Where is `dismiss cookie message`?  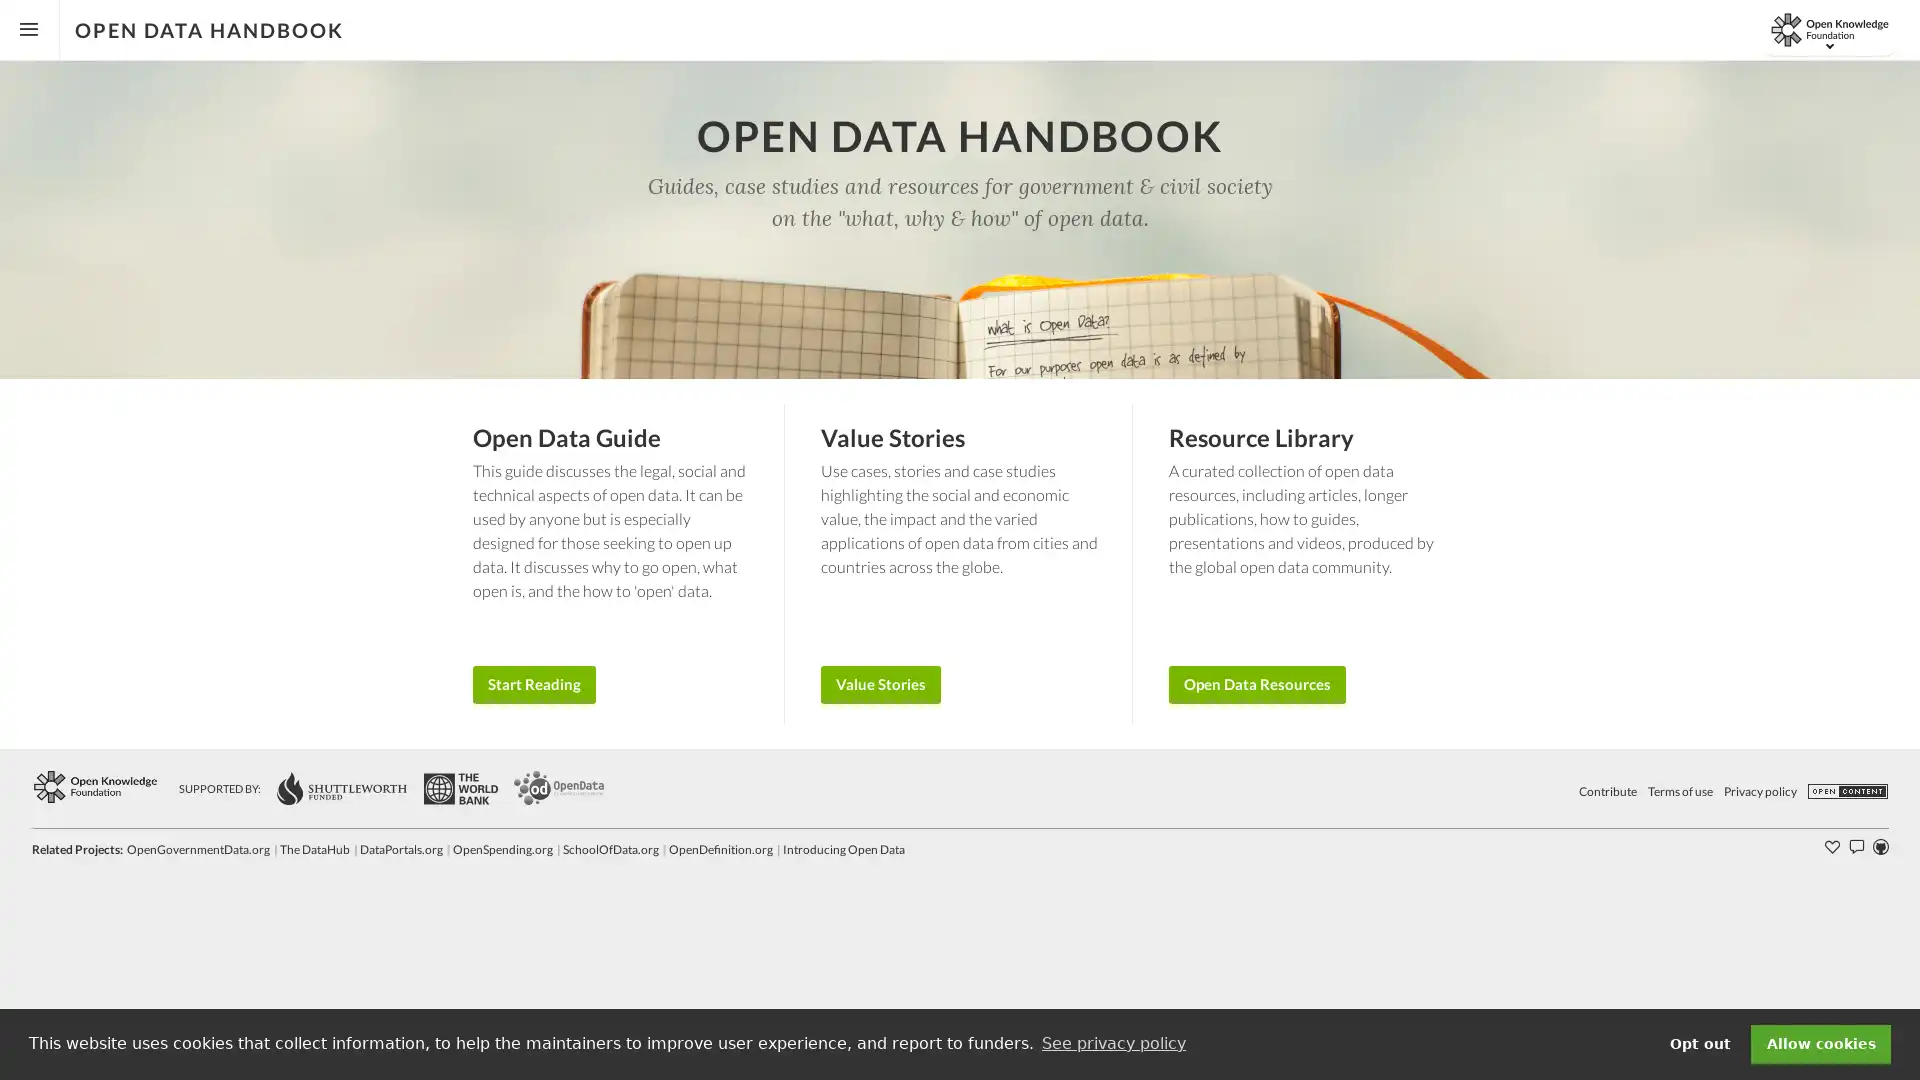 dismiss cookie message is located at coordinates (1820, 1043).